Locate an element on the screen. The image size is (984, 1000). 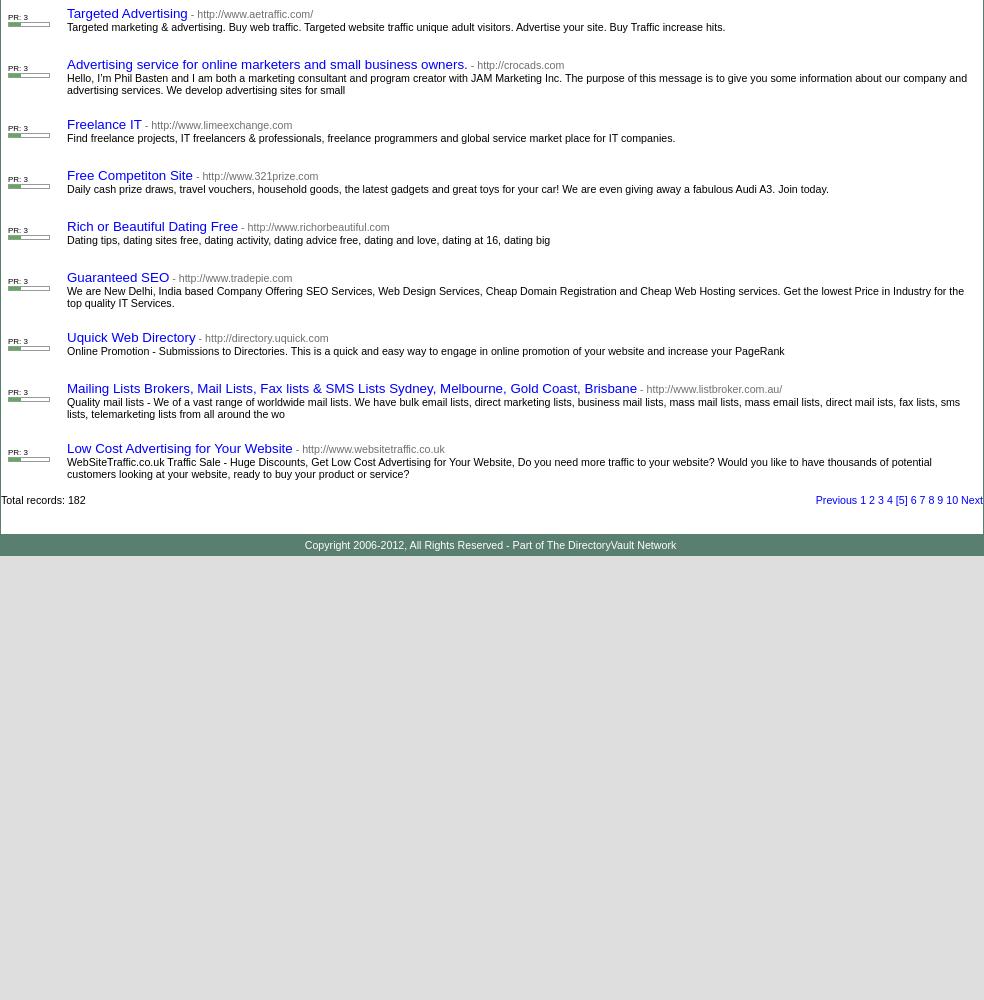
'Free Competiton Site' is located at coordinates (129, 174).